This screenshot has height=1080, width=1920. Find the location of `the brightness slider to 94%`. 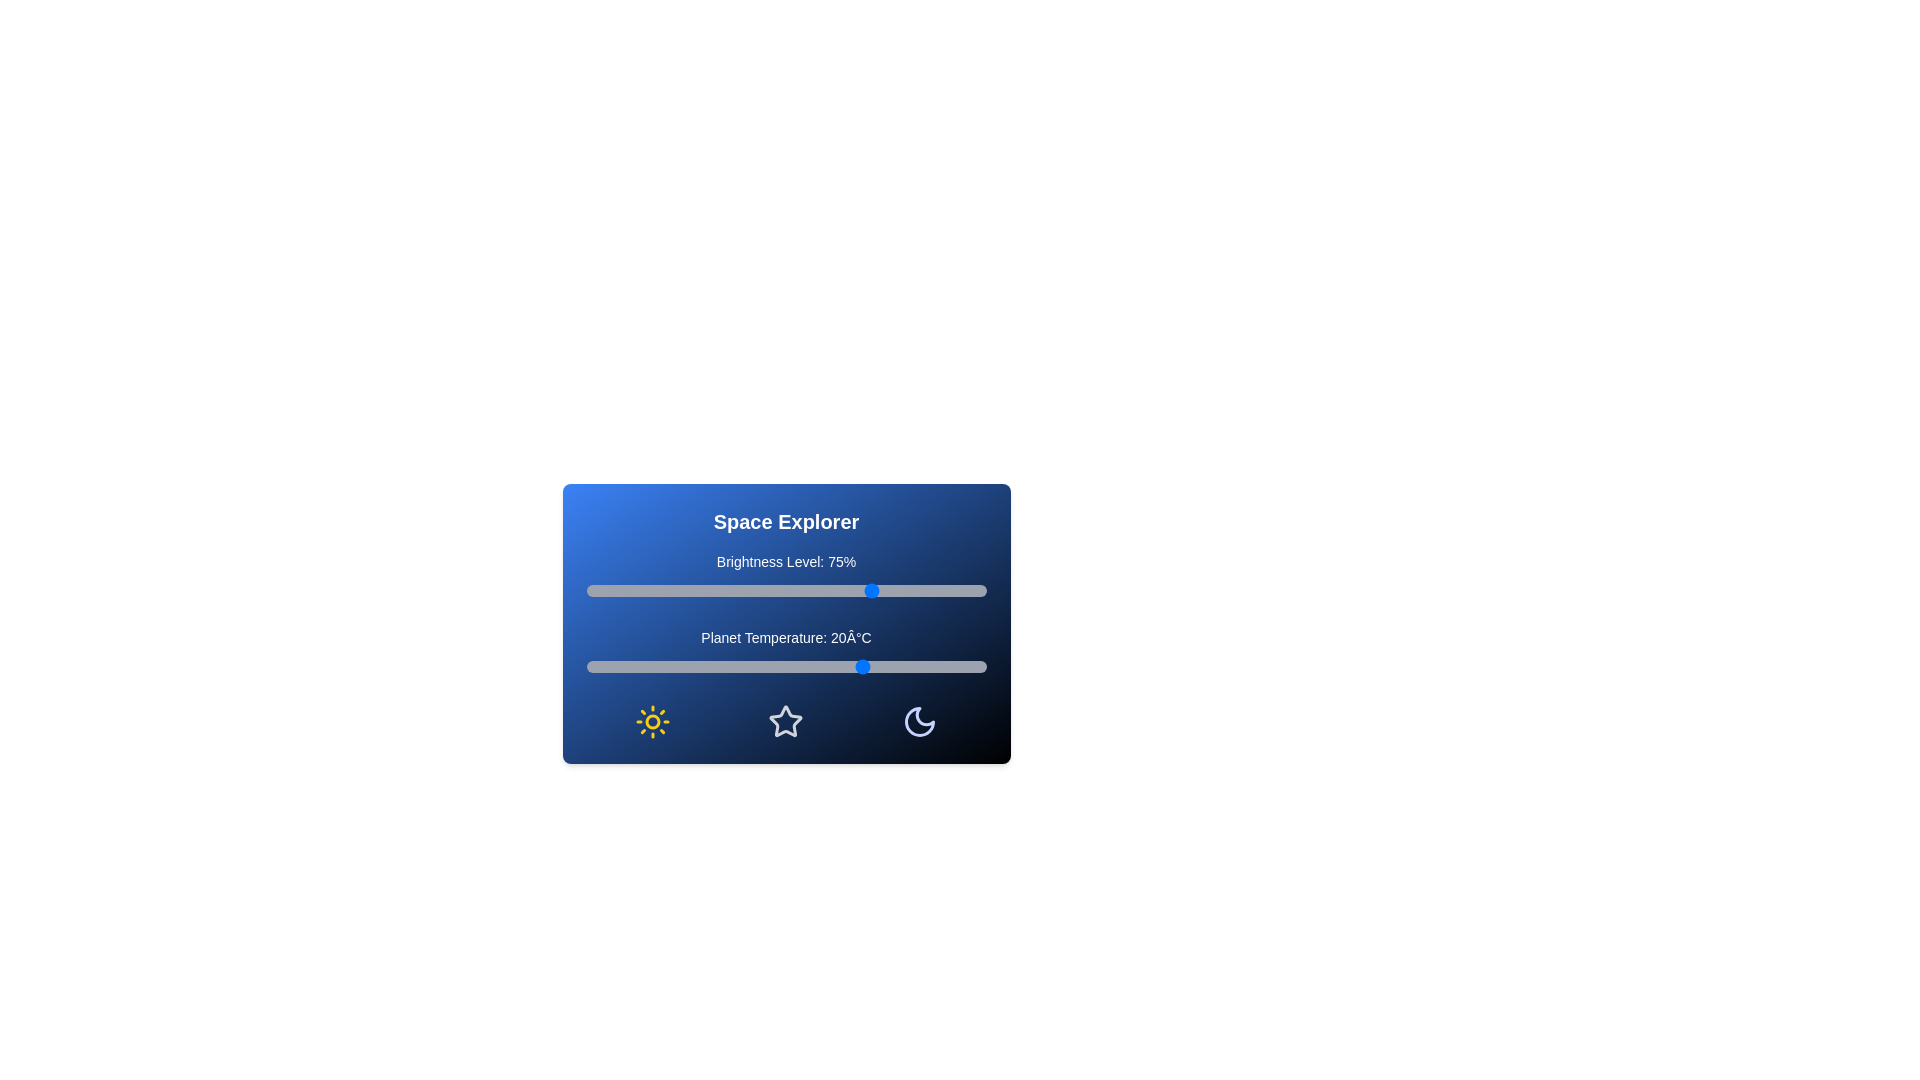

the brightness slider to 94% is located at coordinates (958, 589).